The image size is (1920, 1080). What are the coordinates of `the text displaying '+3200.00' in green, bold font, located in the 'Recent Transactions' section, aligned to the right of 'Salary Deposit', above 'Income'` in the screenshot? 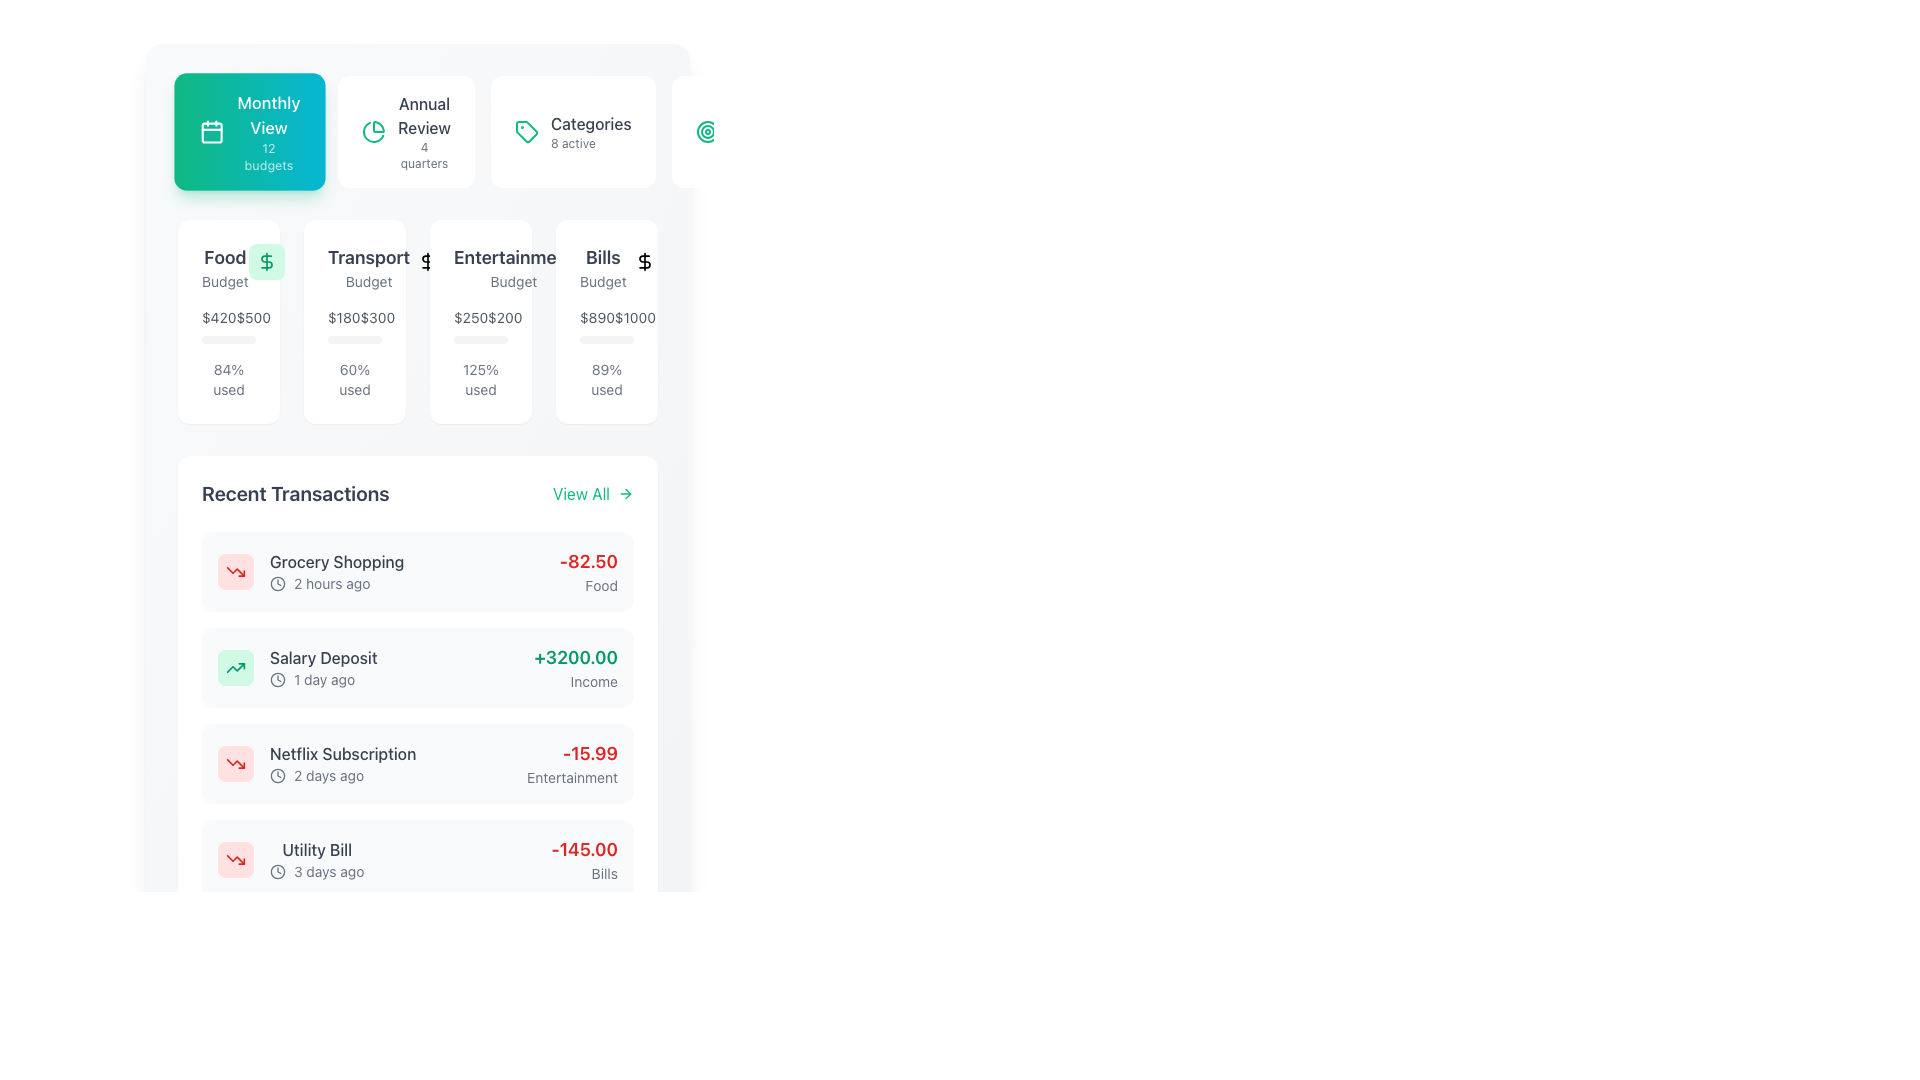 It's located at (575, 658).